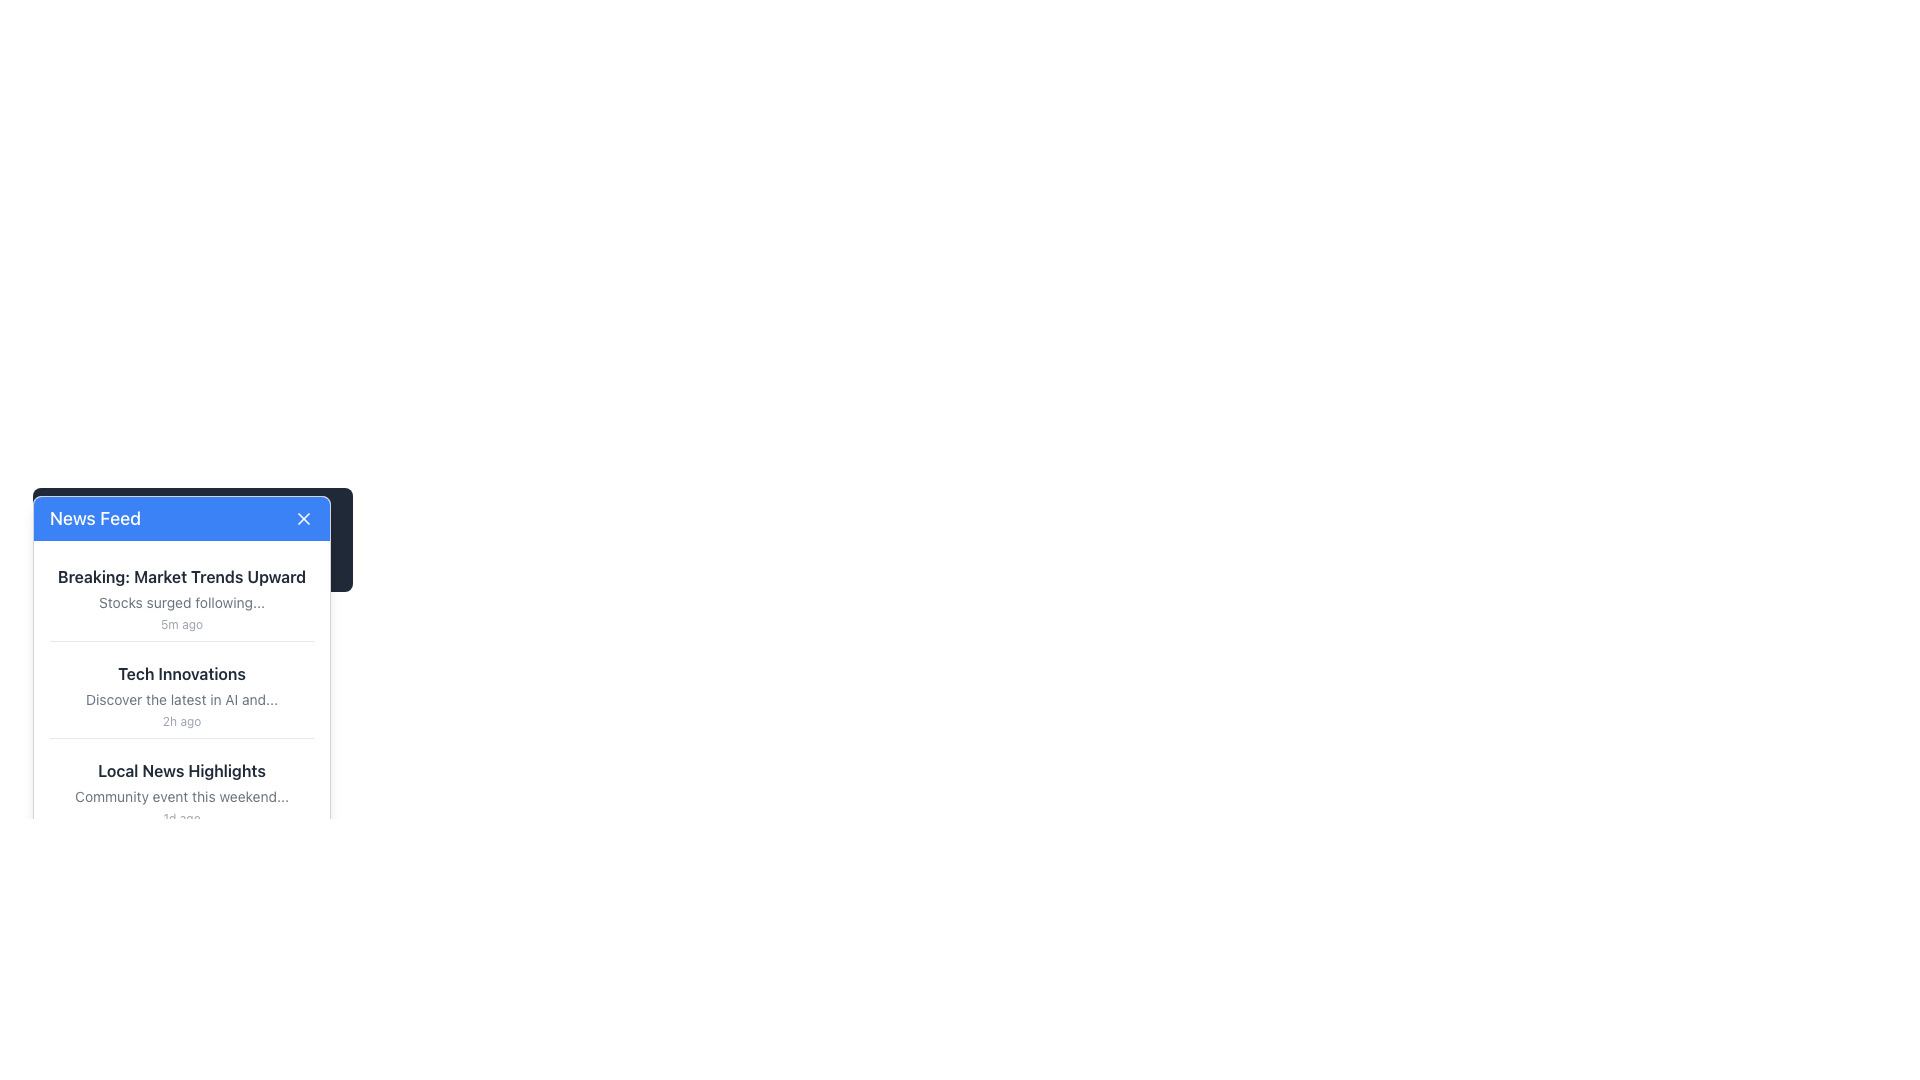 The image size is (1920, 1080). Describe the element at coordinates (303, 518) in the screenshot. I see `the close icon located at the top-right corner of the blue header near the 'News Feed' title bar` at that location.